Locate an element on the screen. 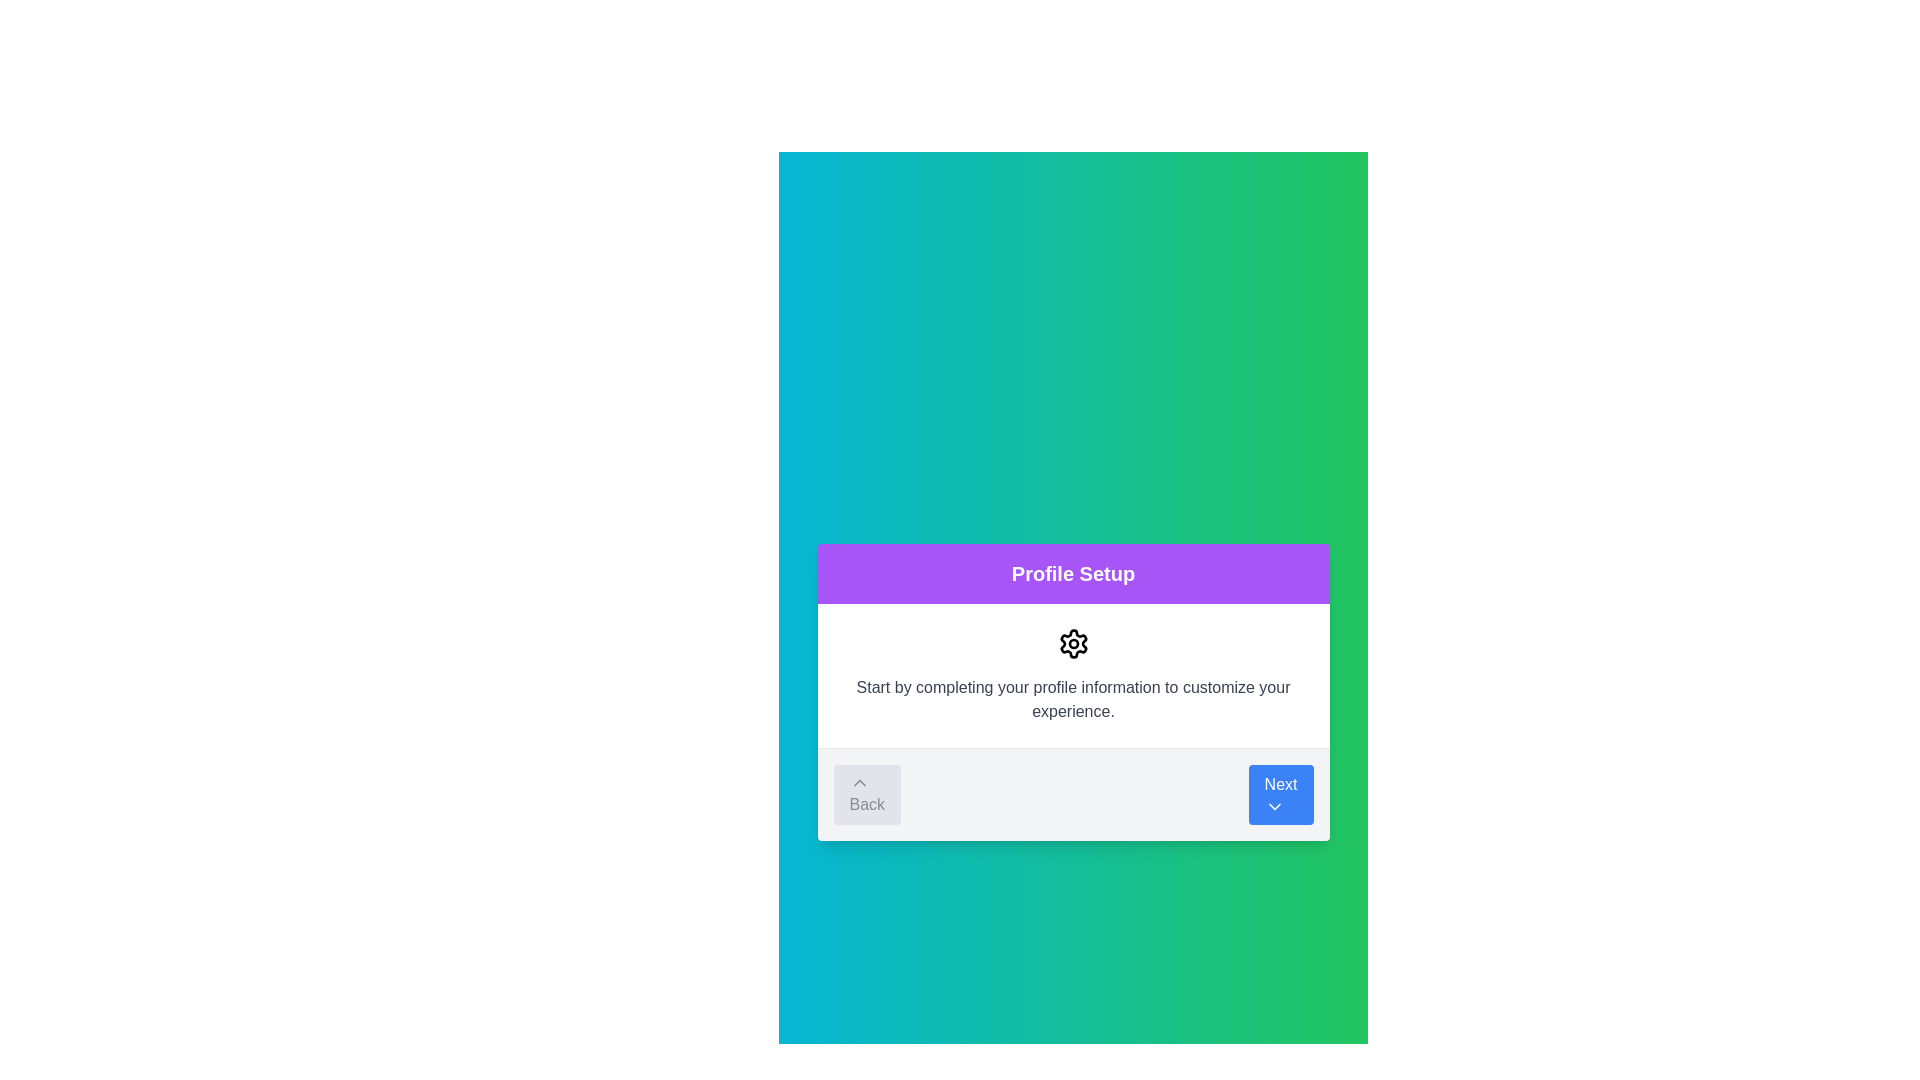  the instructional text element located within the 'Profile Setup' modal, which is positioned below the gear settings icon and above the navigation control bar is located at coordinates (1072, 698).